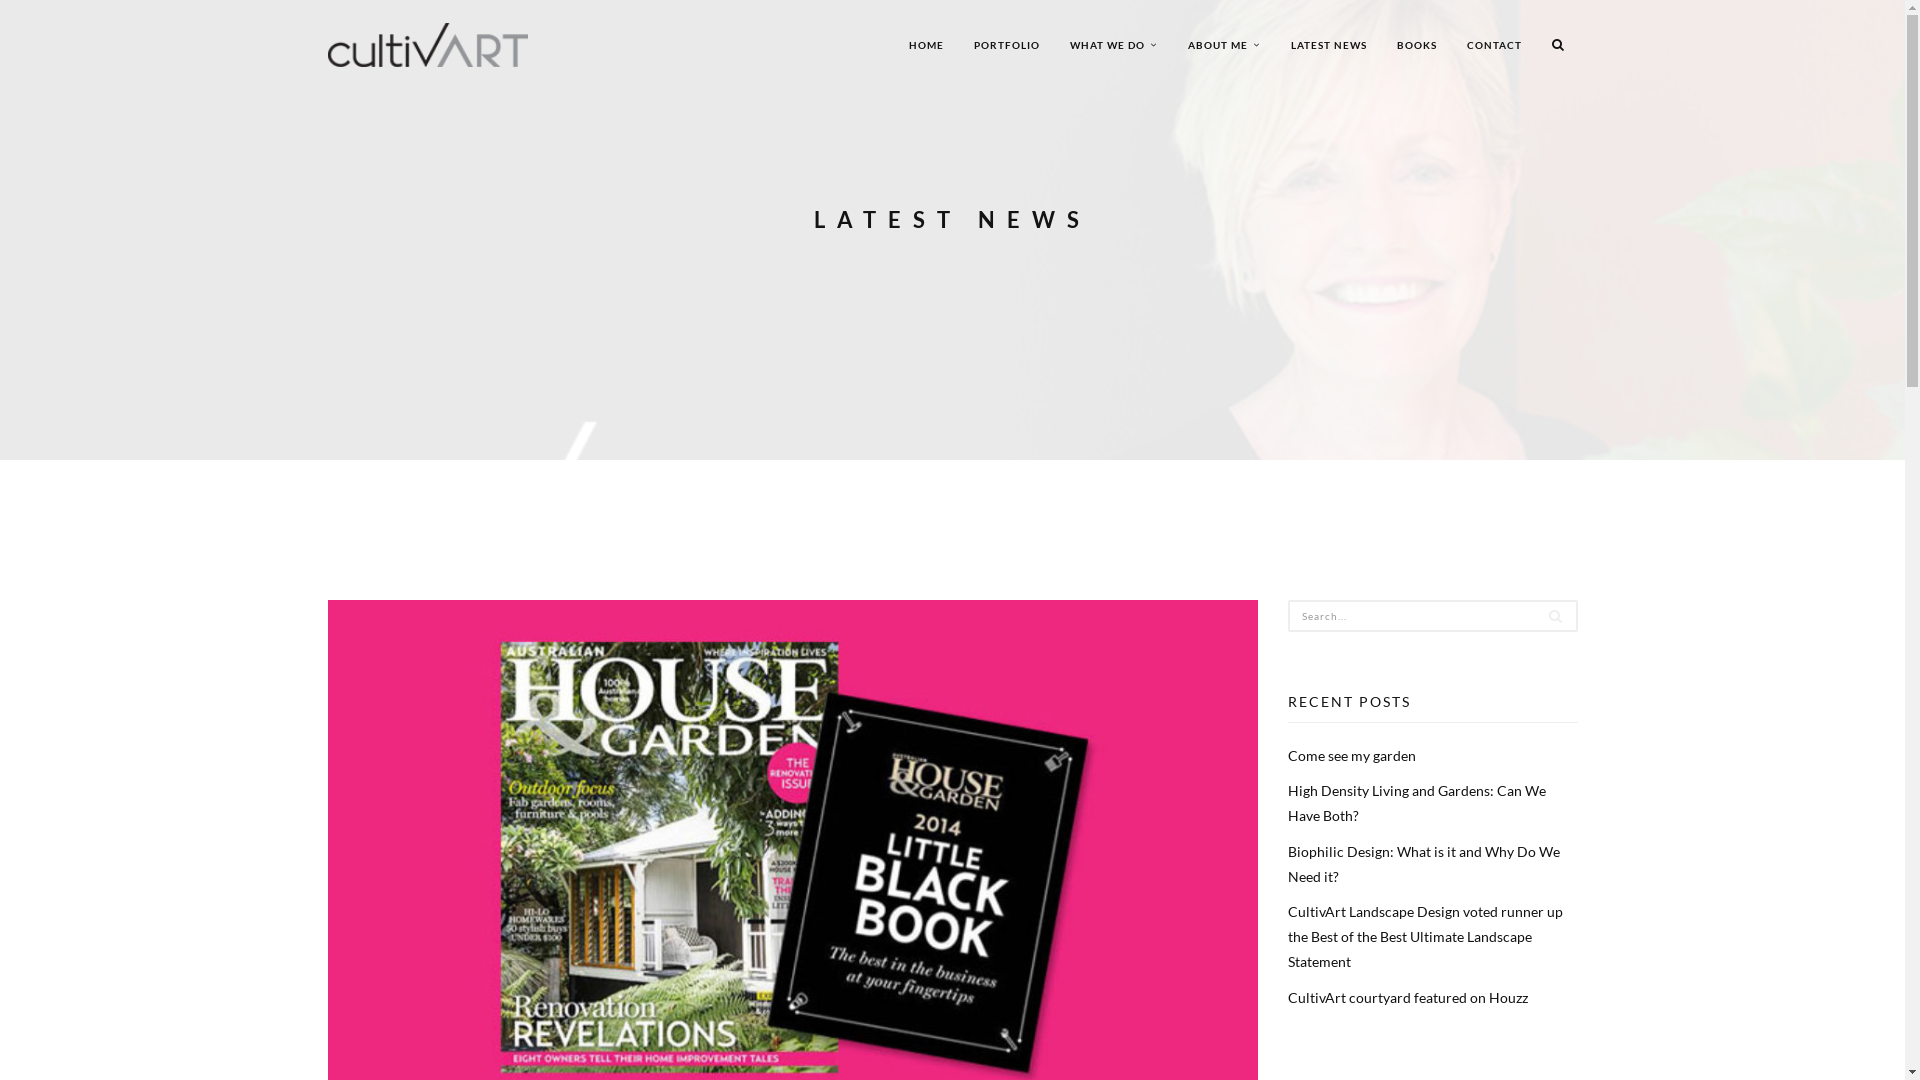 The image size is (1920, 1080). Describe the element at coordinates (925, 45) in the screenshot. I see `'HOME'` at that location.